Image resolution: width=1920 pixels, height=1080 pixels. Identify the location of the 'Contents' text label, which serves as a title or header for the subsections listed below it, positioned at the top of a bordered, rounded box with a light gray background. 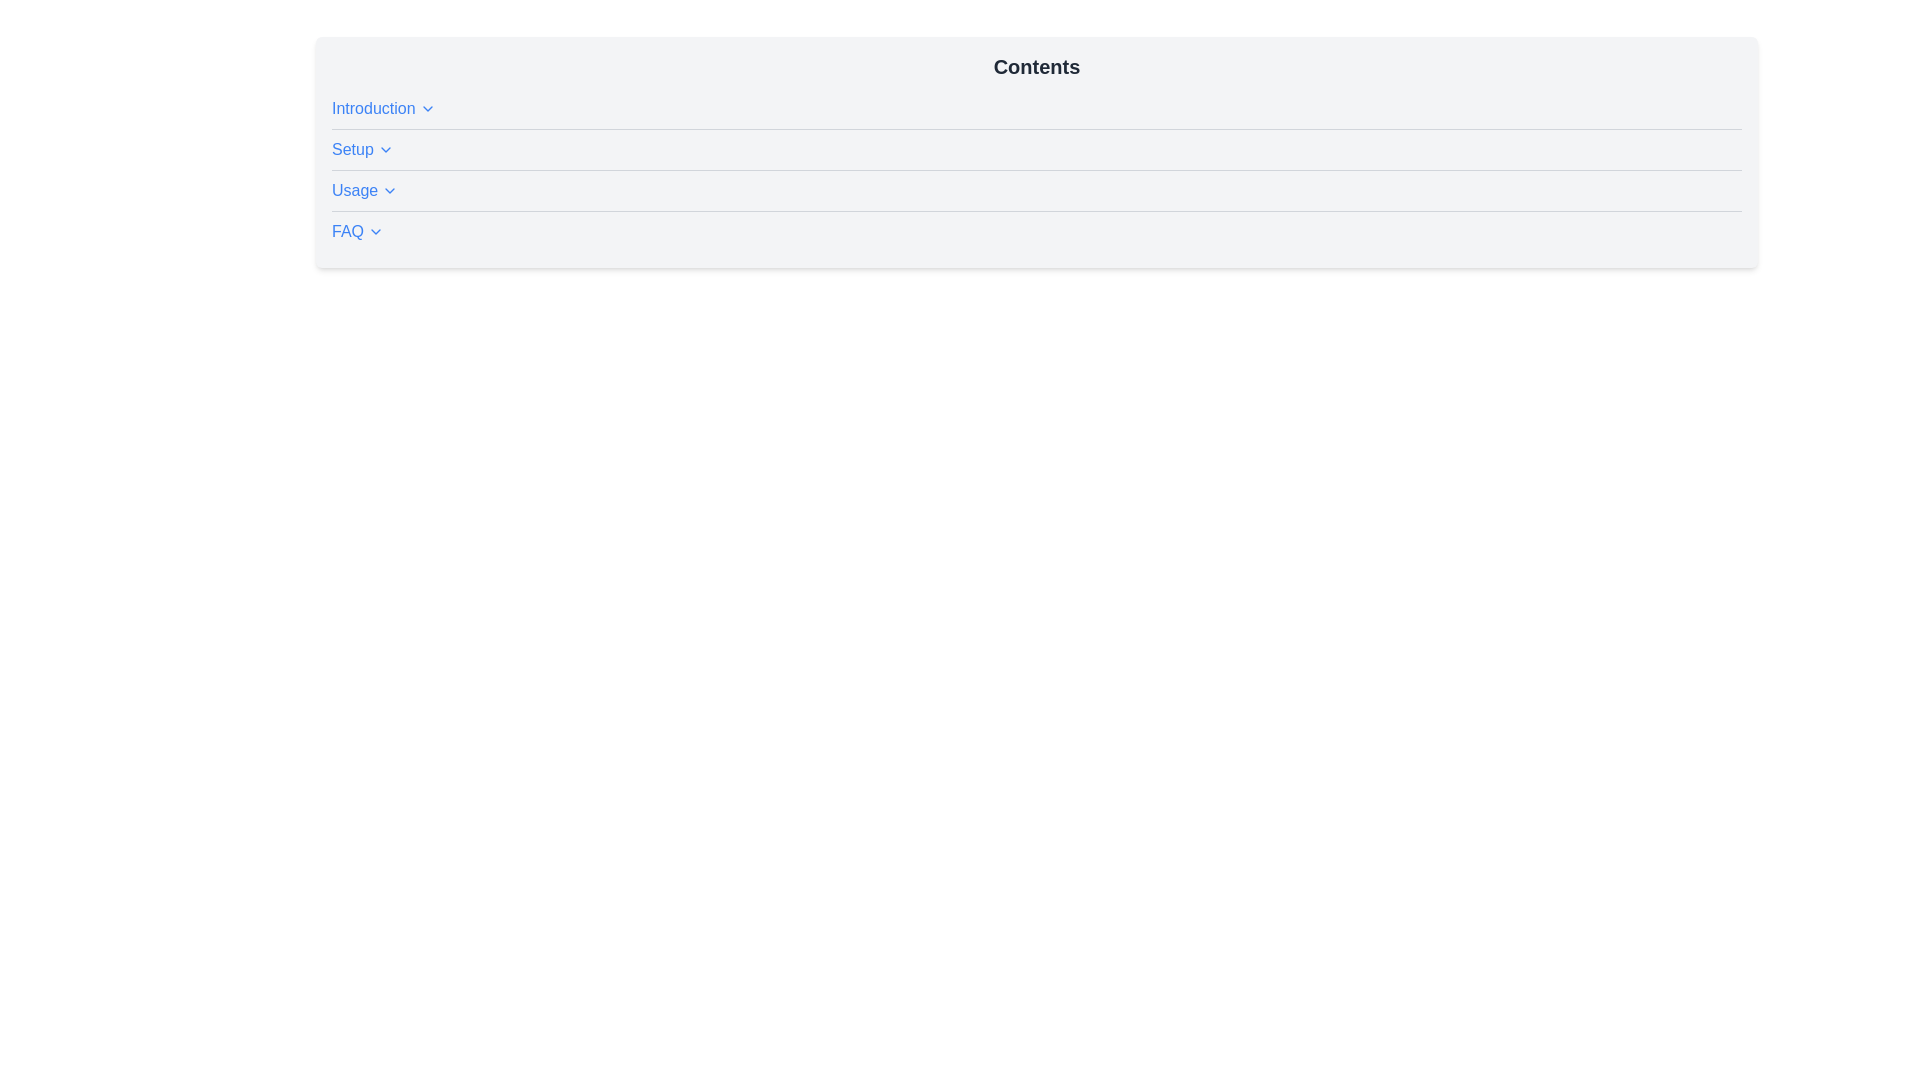
(1036, 65).